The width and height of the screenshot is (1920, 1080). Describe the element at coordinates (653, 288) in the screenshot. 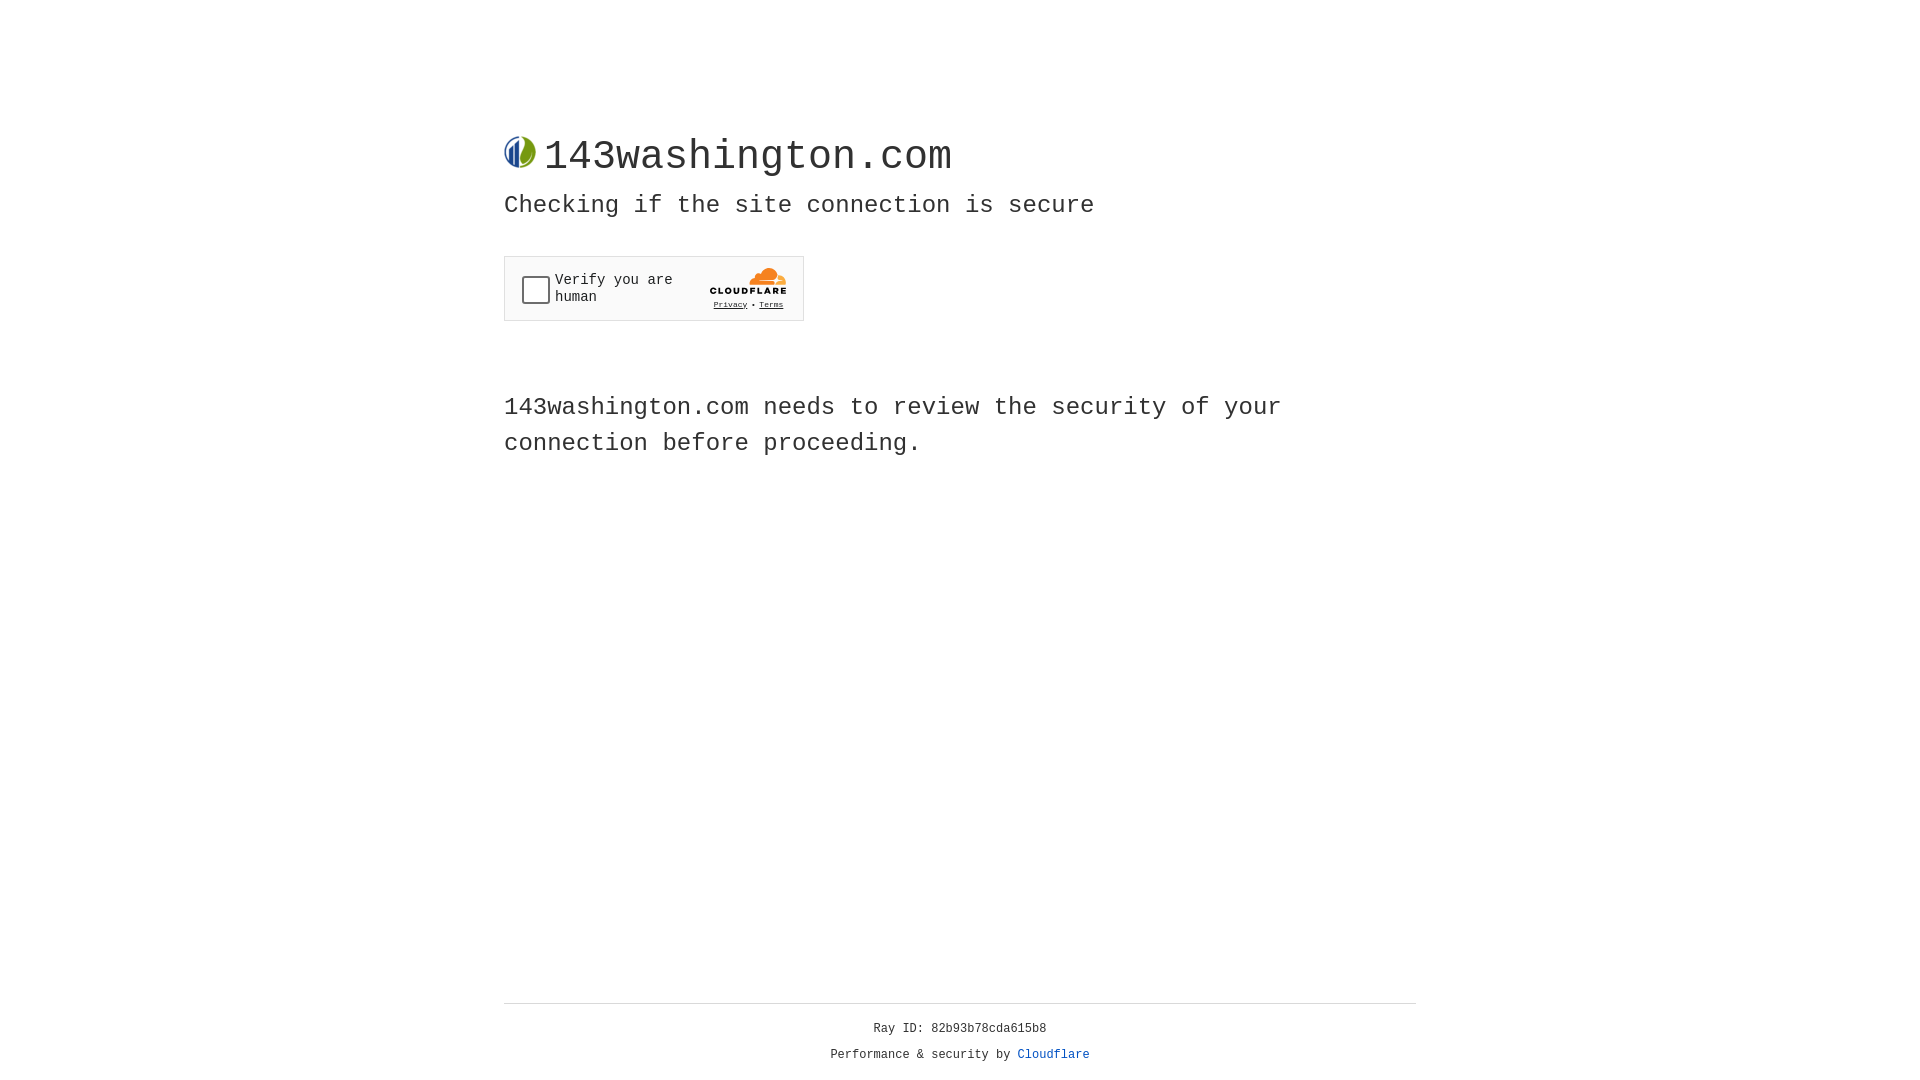

I see `'Widget containing a Cloudflare security challenge'` at that location.